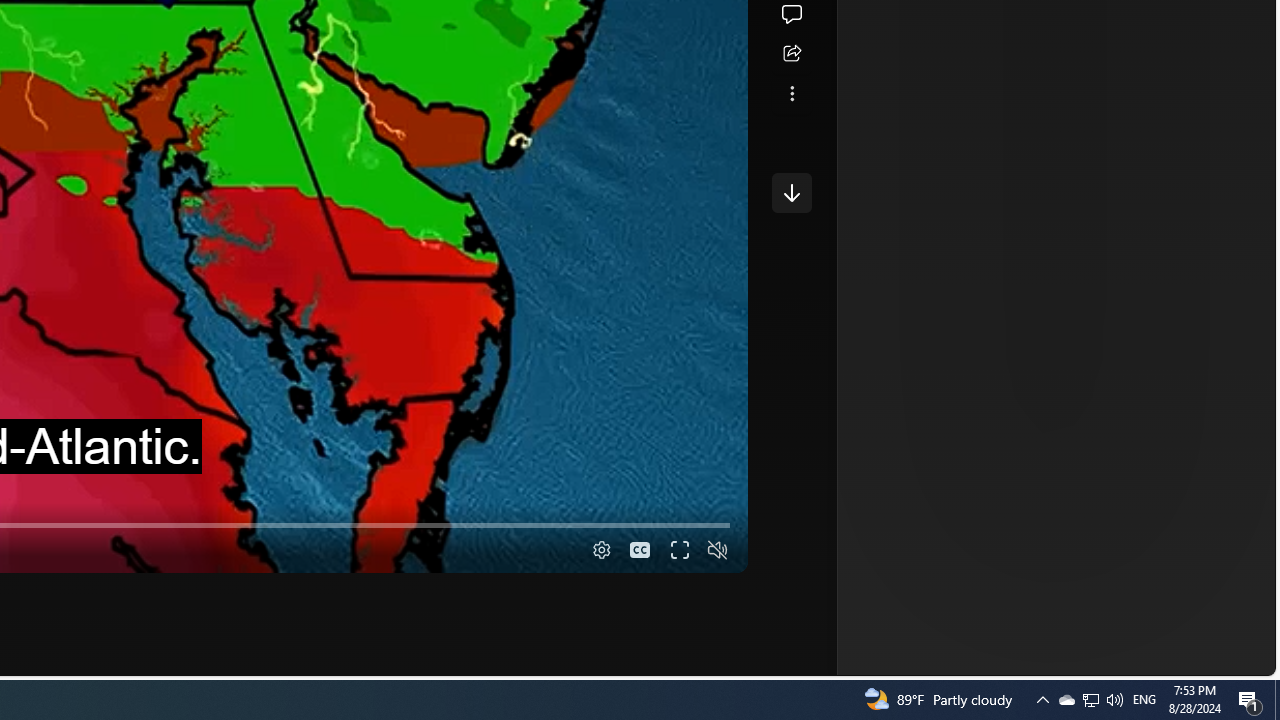  I want to click on 'Class: control', so click(790, 192).